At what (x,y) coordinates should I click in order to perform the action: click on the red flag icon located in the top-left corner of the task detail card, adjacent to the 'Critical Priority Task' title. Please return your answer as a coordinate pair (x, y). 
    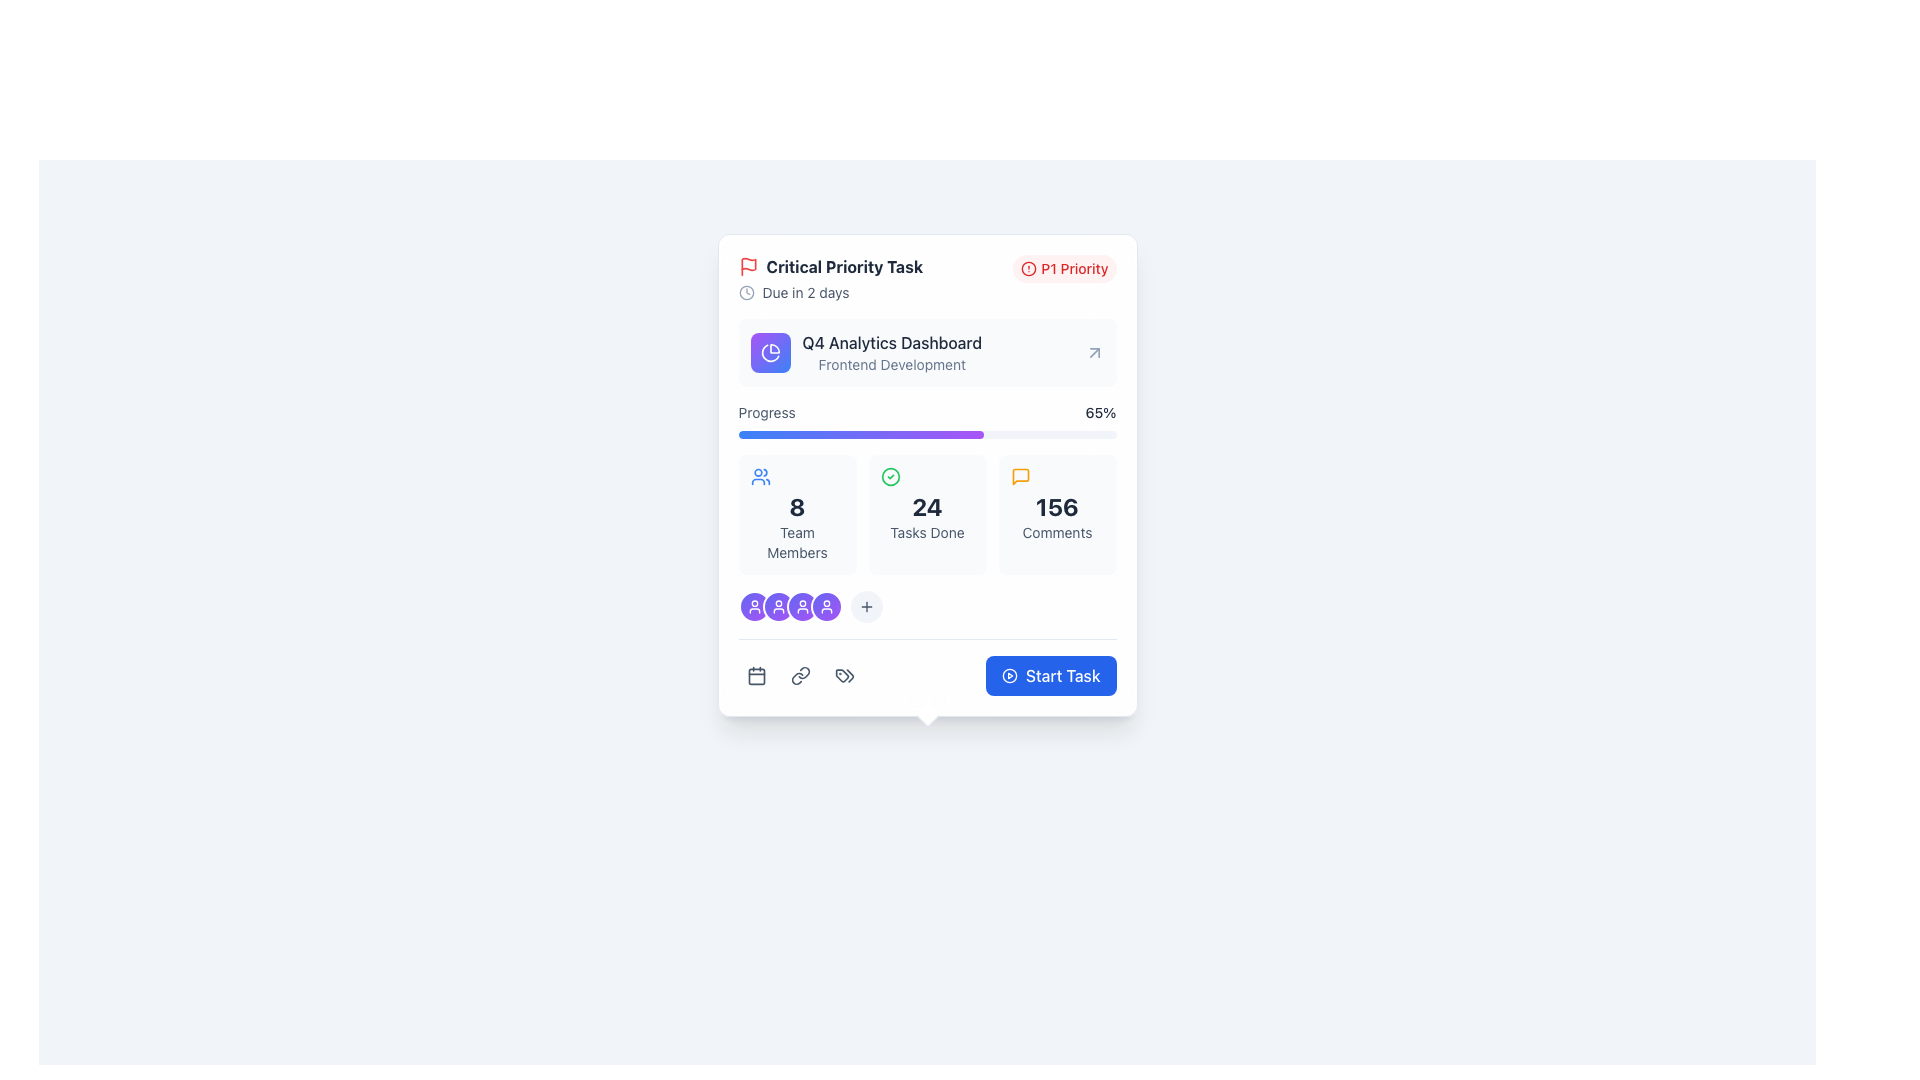
    Looking at the image, I should click on (747, 263).